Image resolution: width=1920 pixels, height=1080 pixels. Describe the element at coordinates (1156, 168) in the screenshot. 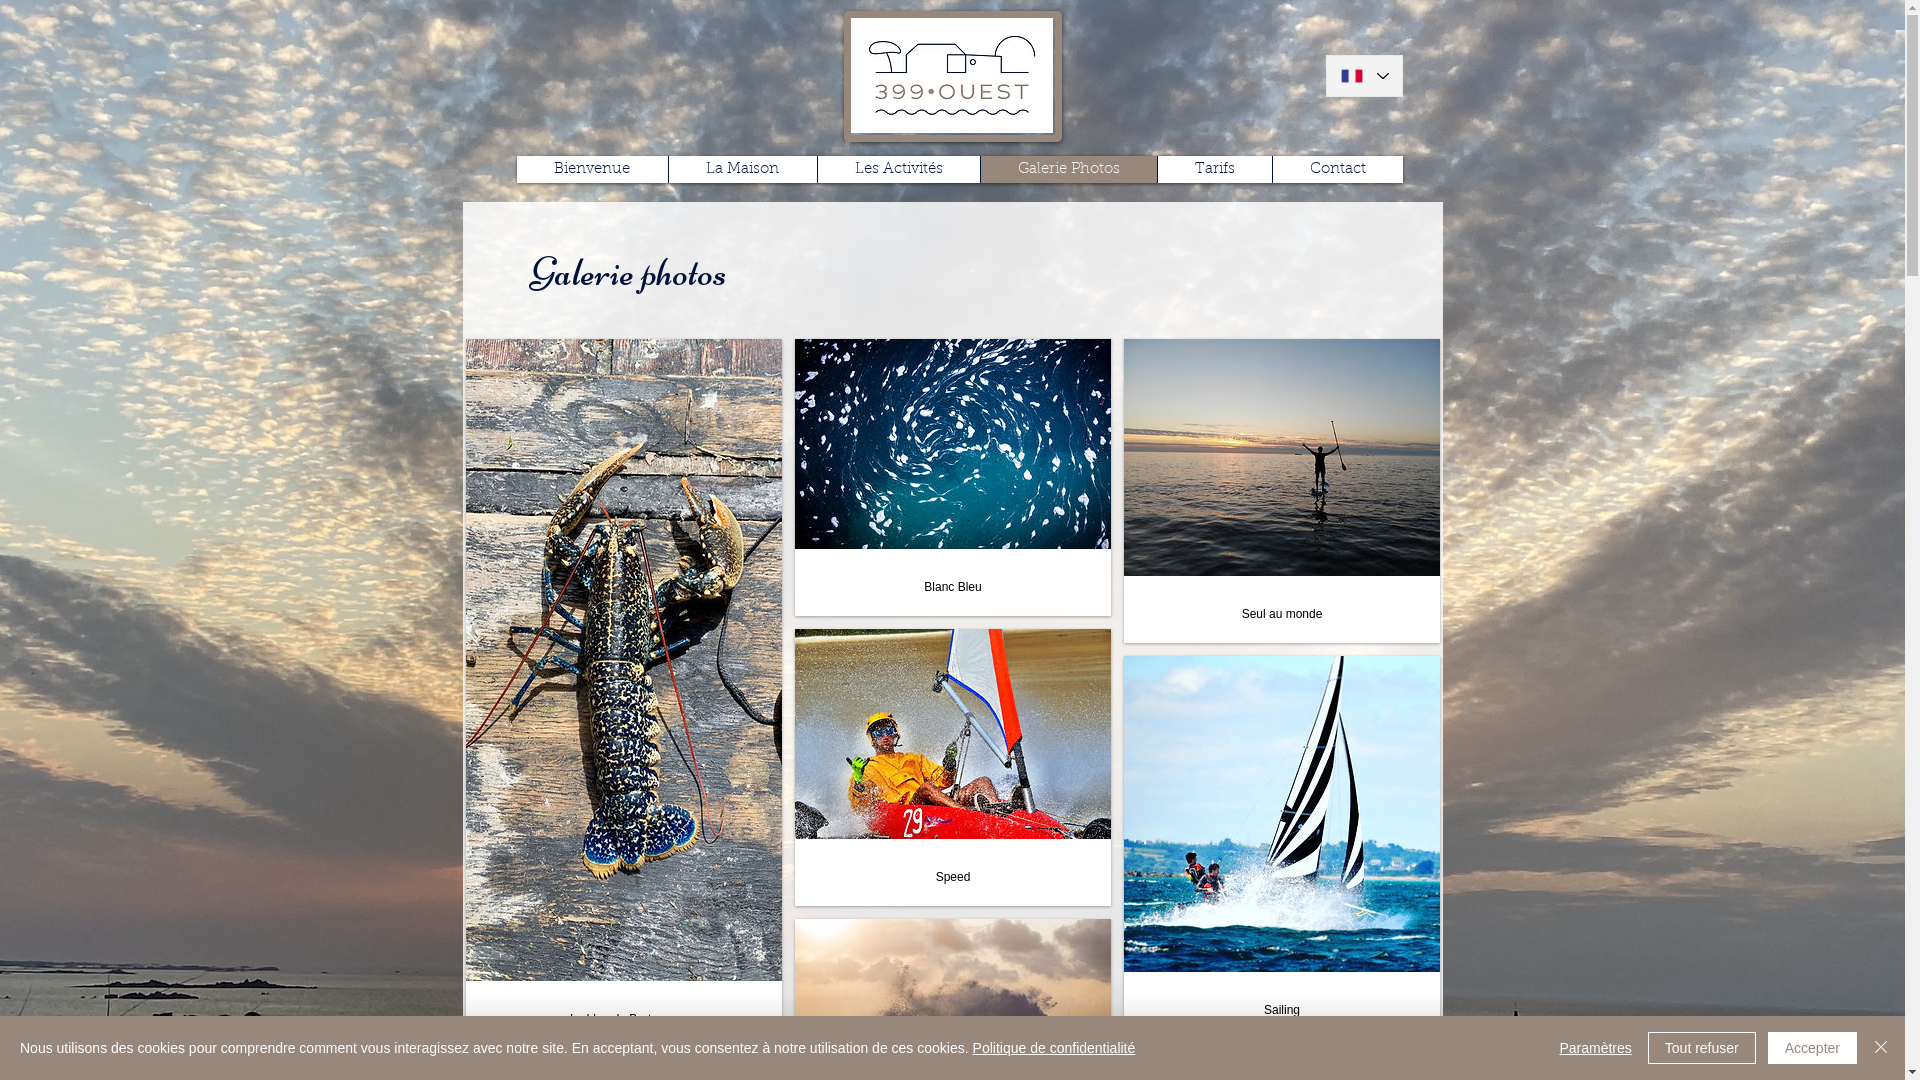

I see `'Tarifs'` at that location.